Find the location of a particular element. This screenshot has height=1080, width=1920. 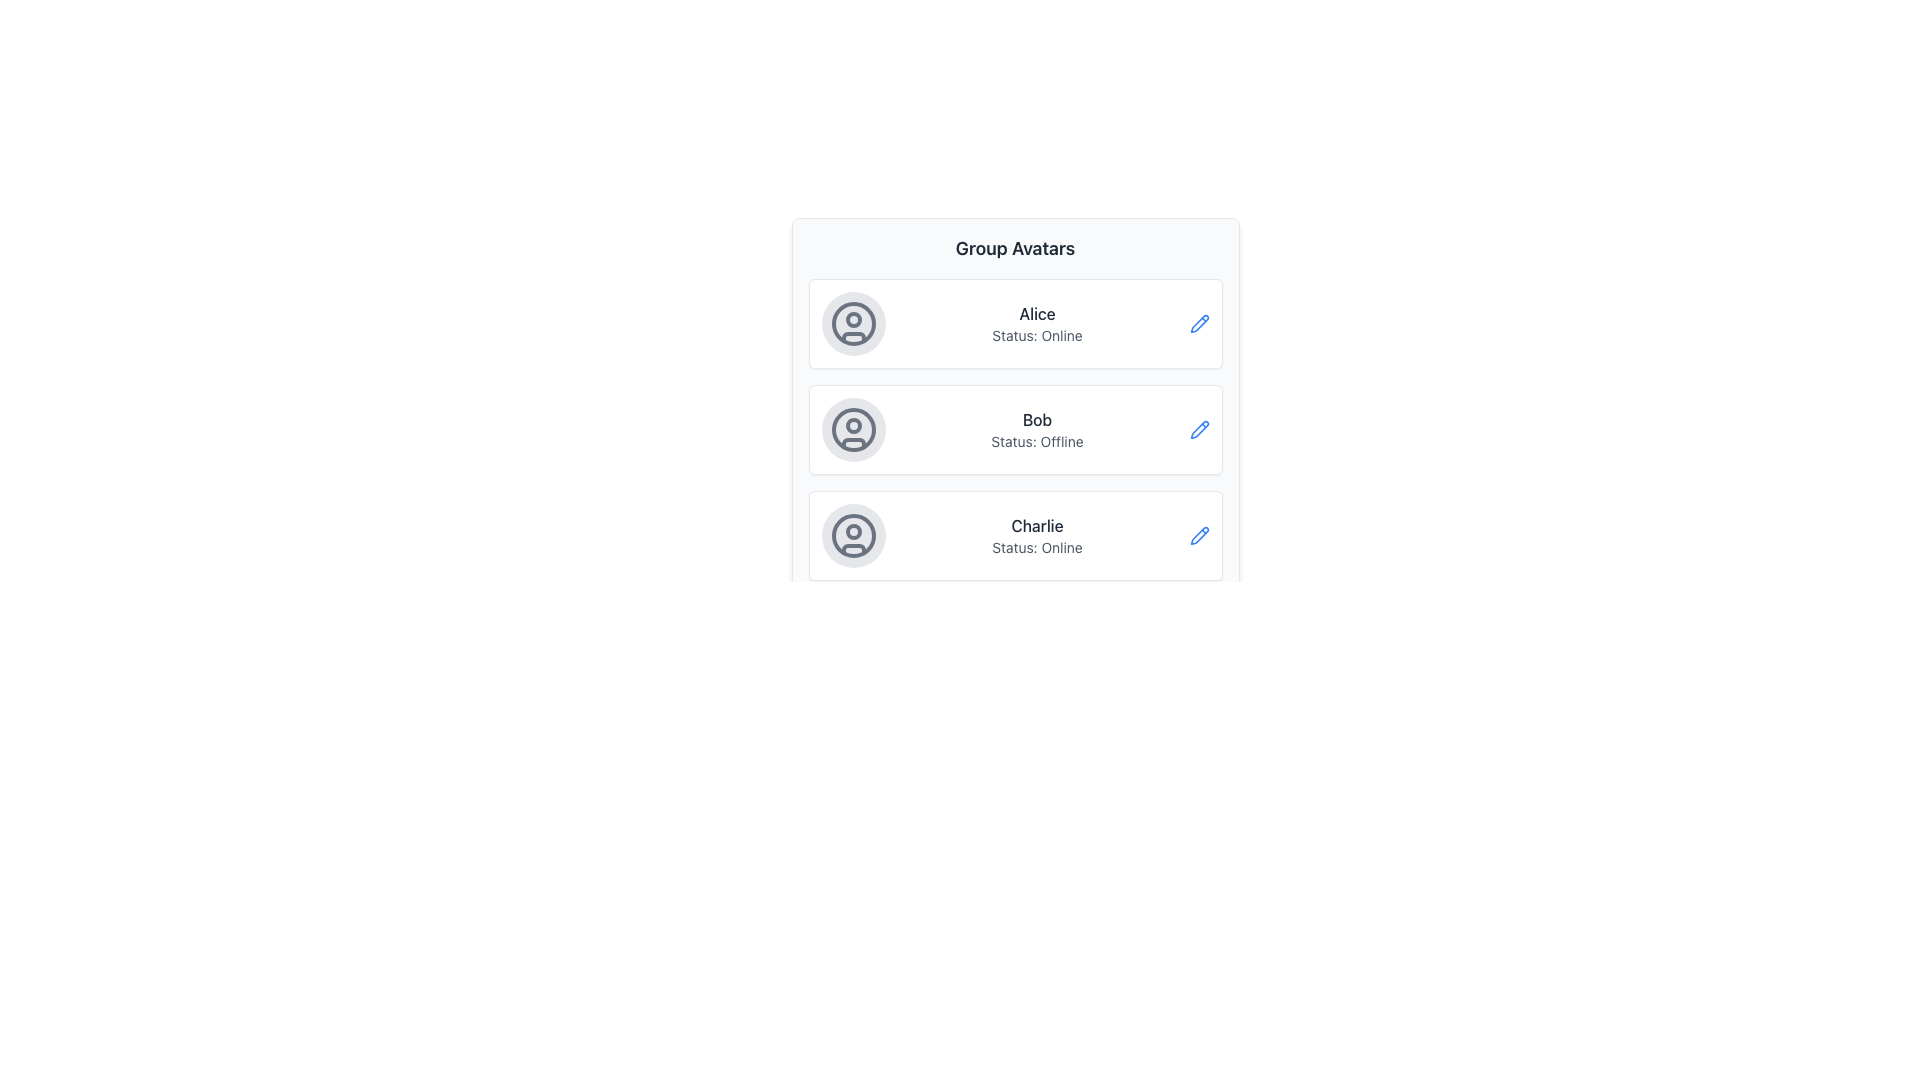

the small text component displaying 'Status: Offline' in gray font, located below the name 'Bob' is located at coordinates (1037, 441).